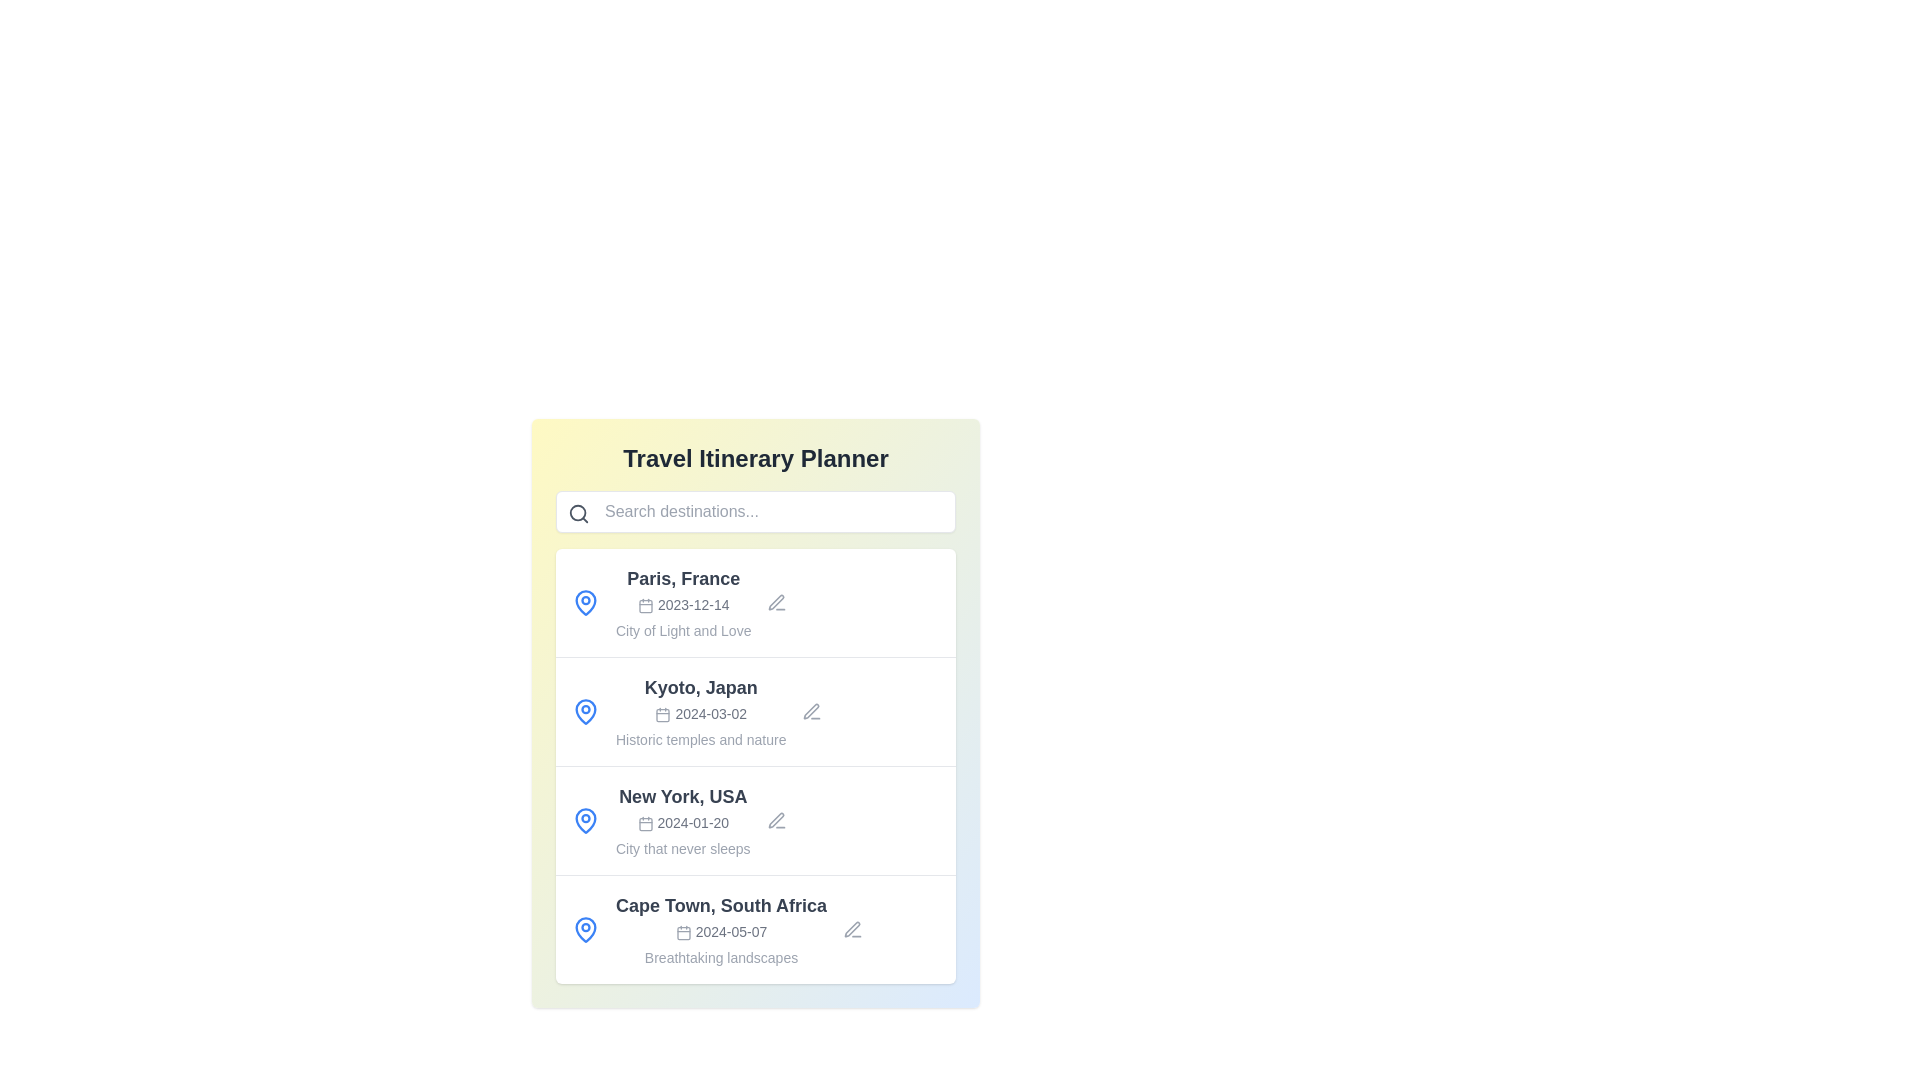 This screenshot has height=1080, width=1920. I want to click on the circular gray outline element within the magnifying glass icon, located to the far left of the search input field in the travel itinerary planner interface, so click(577, 512).